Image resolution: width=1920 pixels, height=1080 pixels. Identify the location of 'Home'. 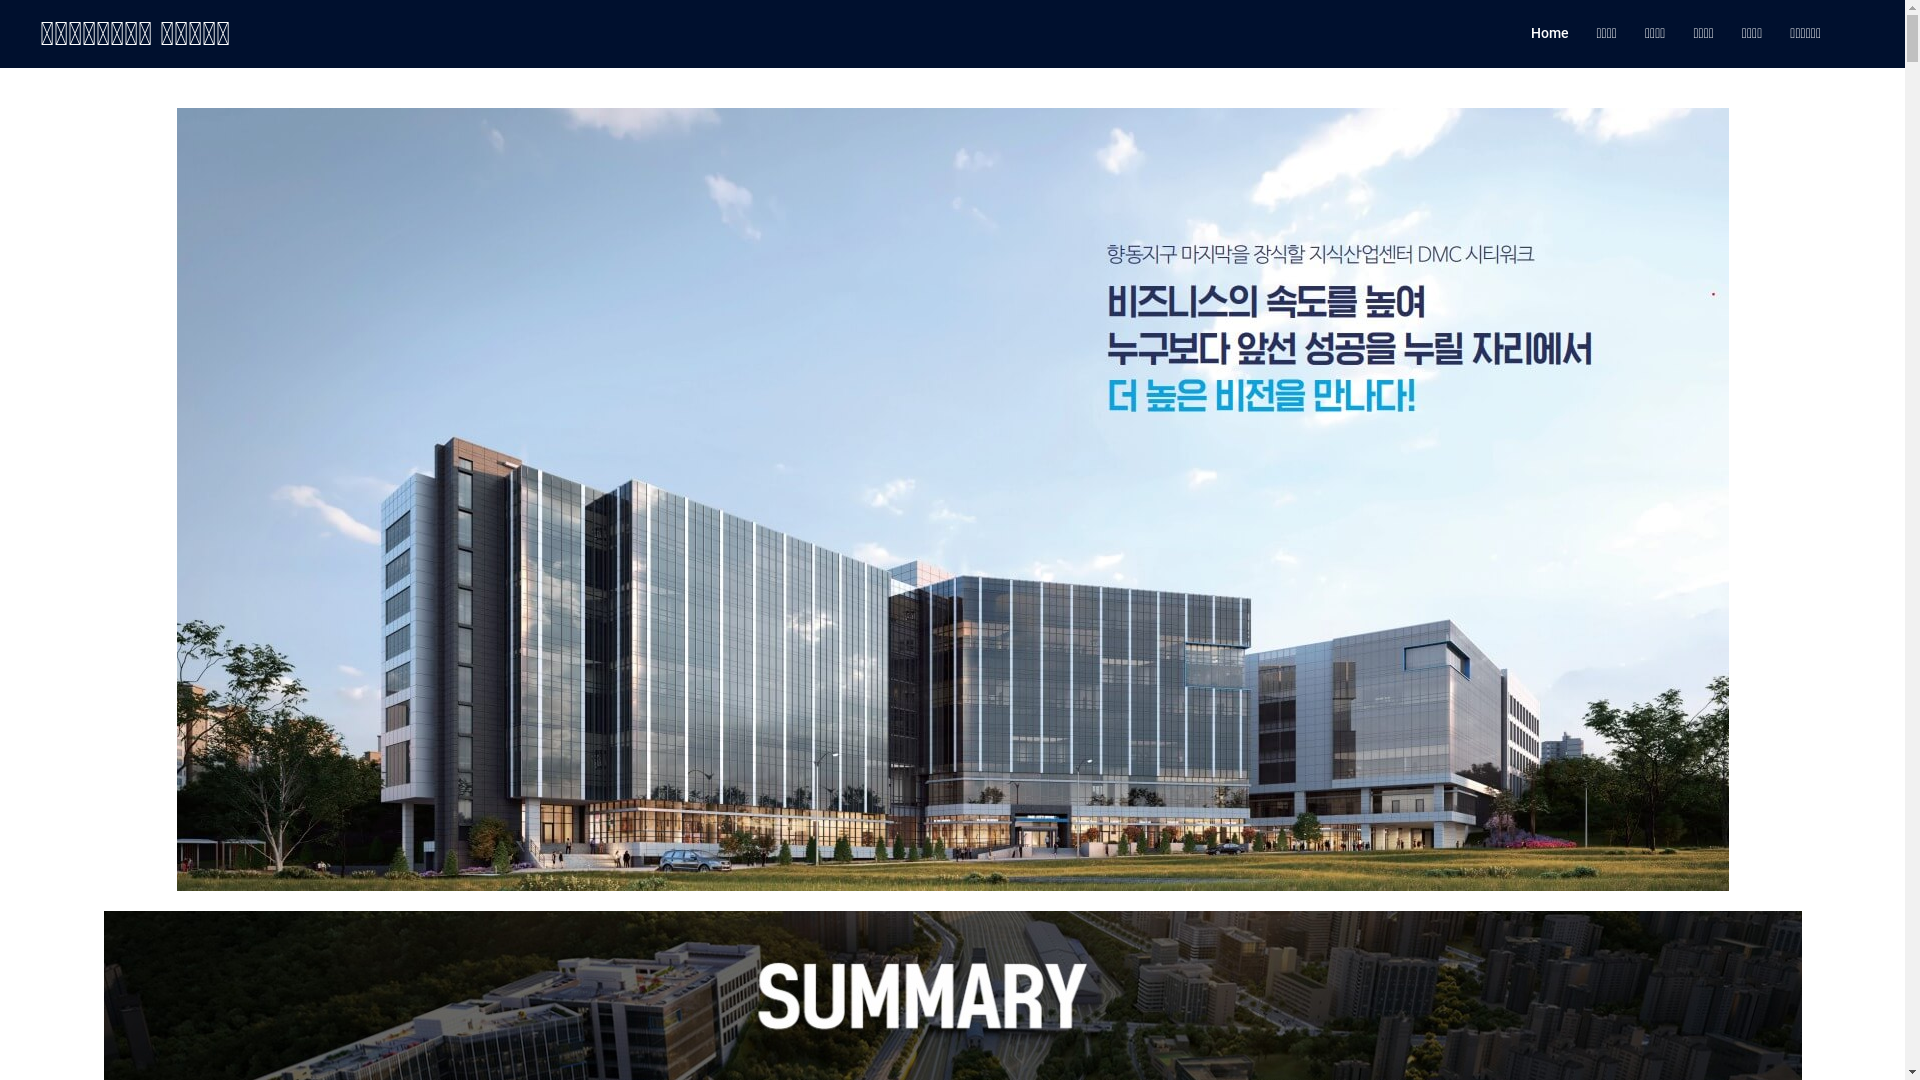
(1529, 34).